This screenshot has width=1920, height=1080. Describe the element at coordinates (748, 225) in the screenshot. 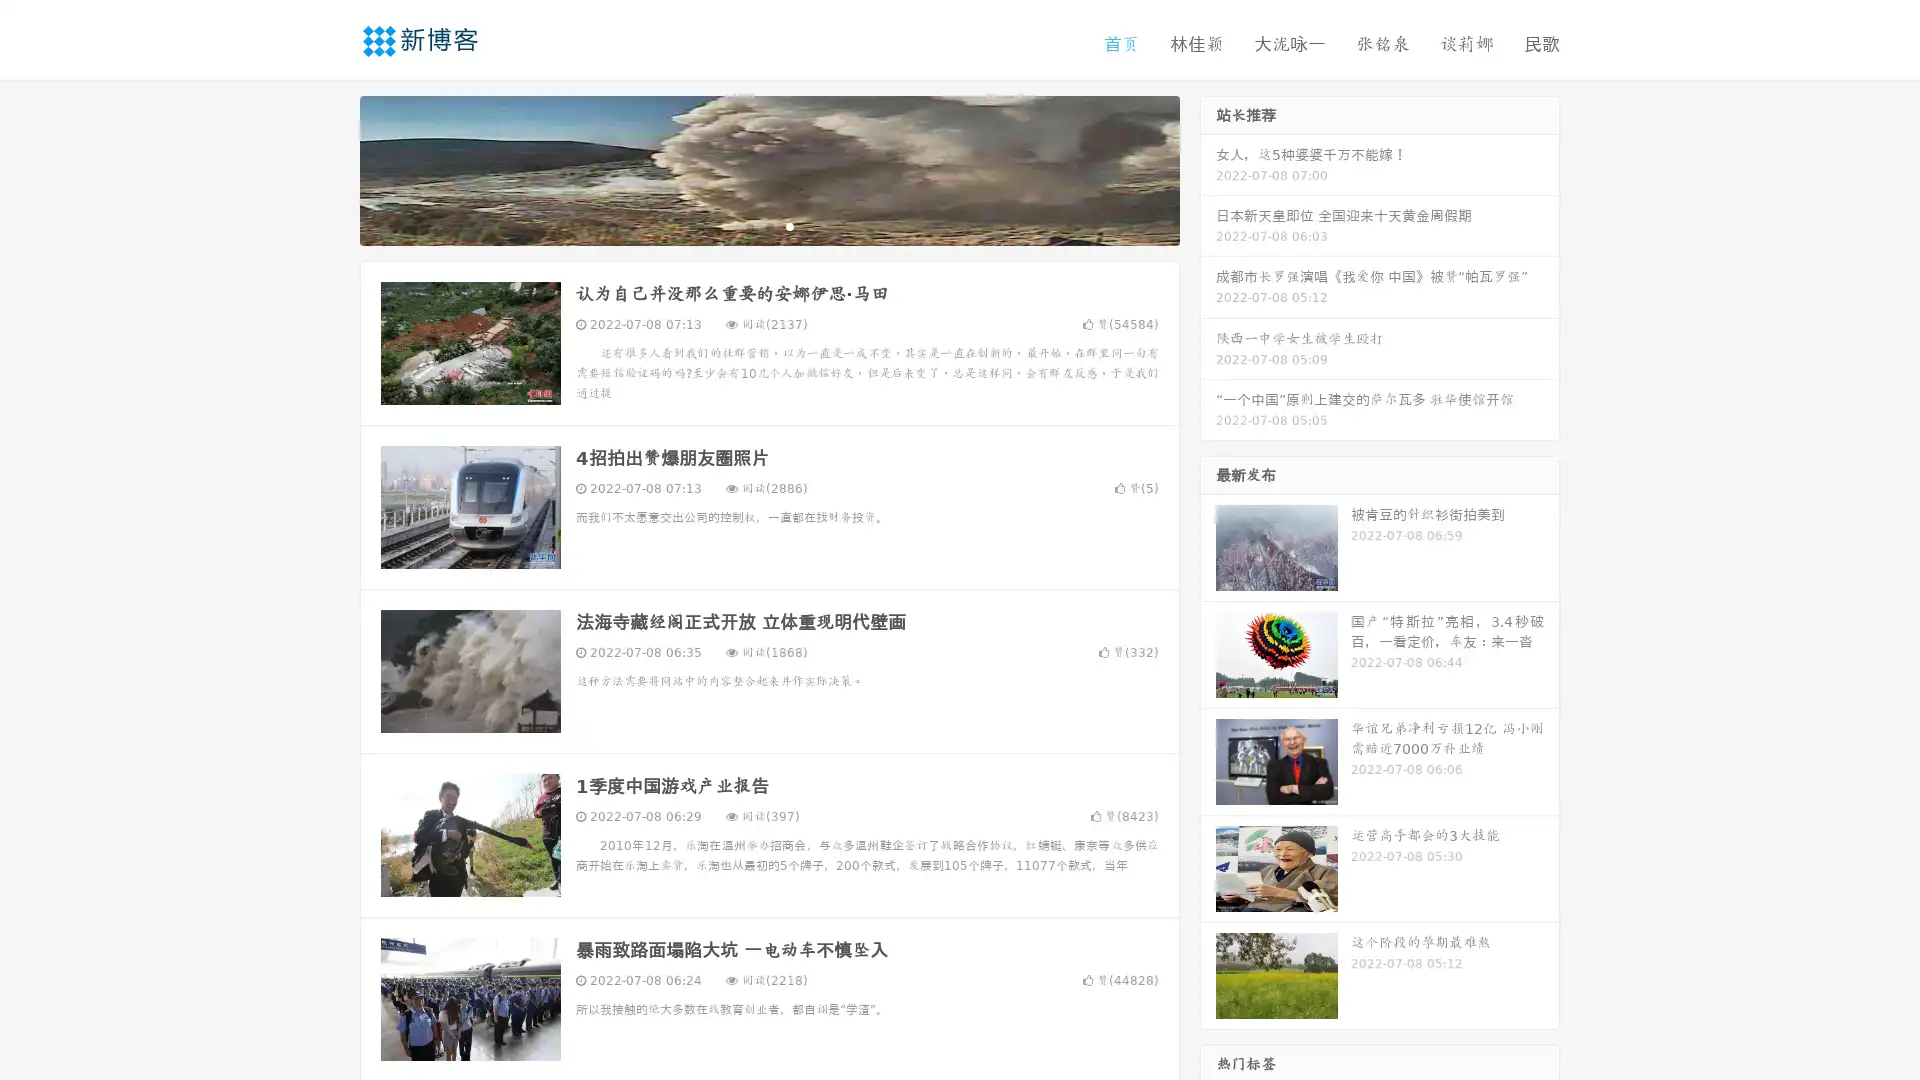

I see `Go to slide 1` at that location.